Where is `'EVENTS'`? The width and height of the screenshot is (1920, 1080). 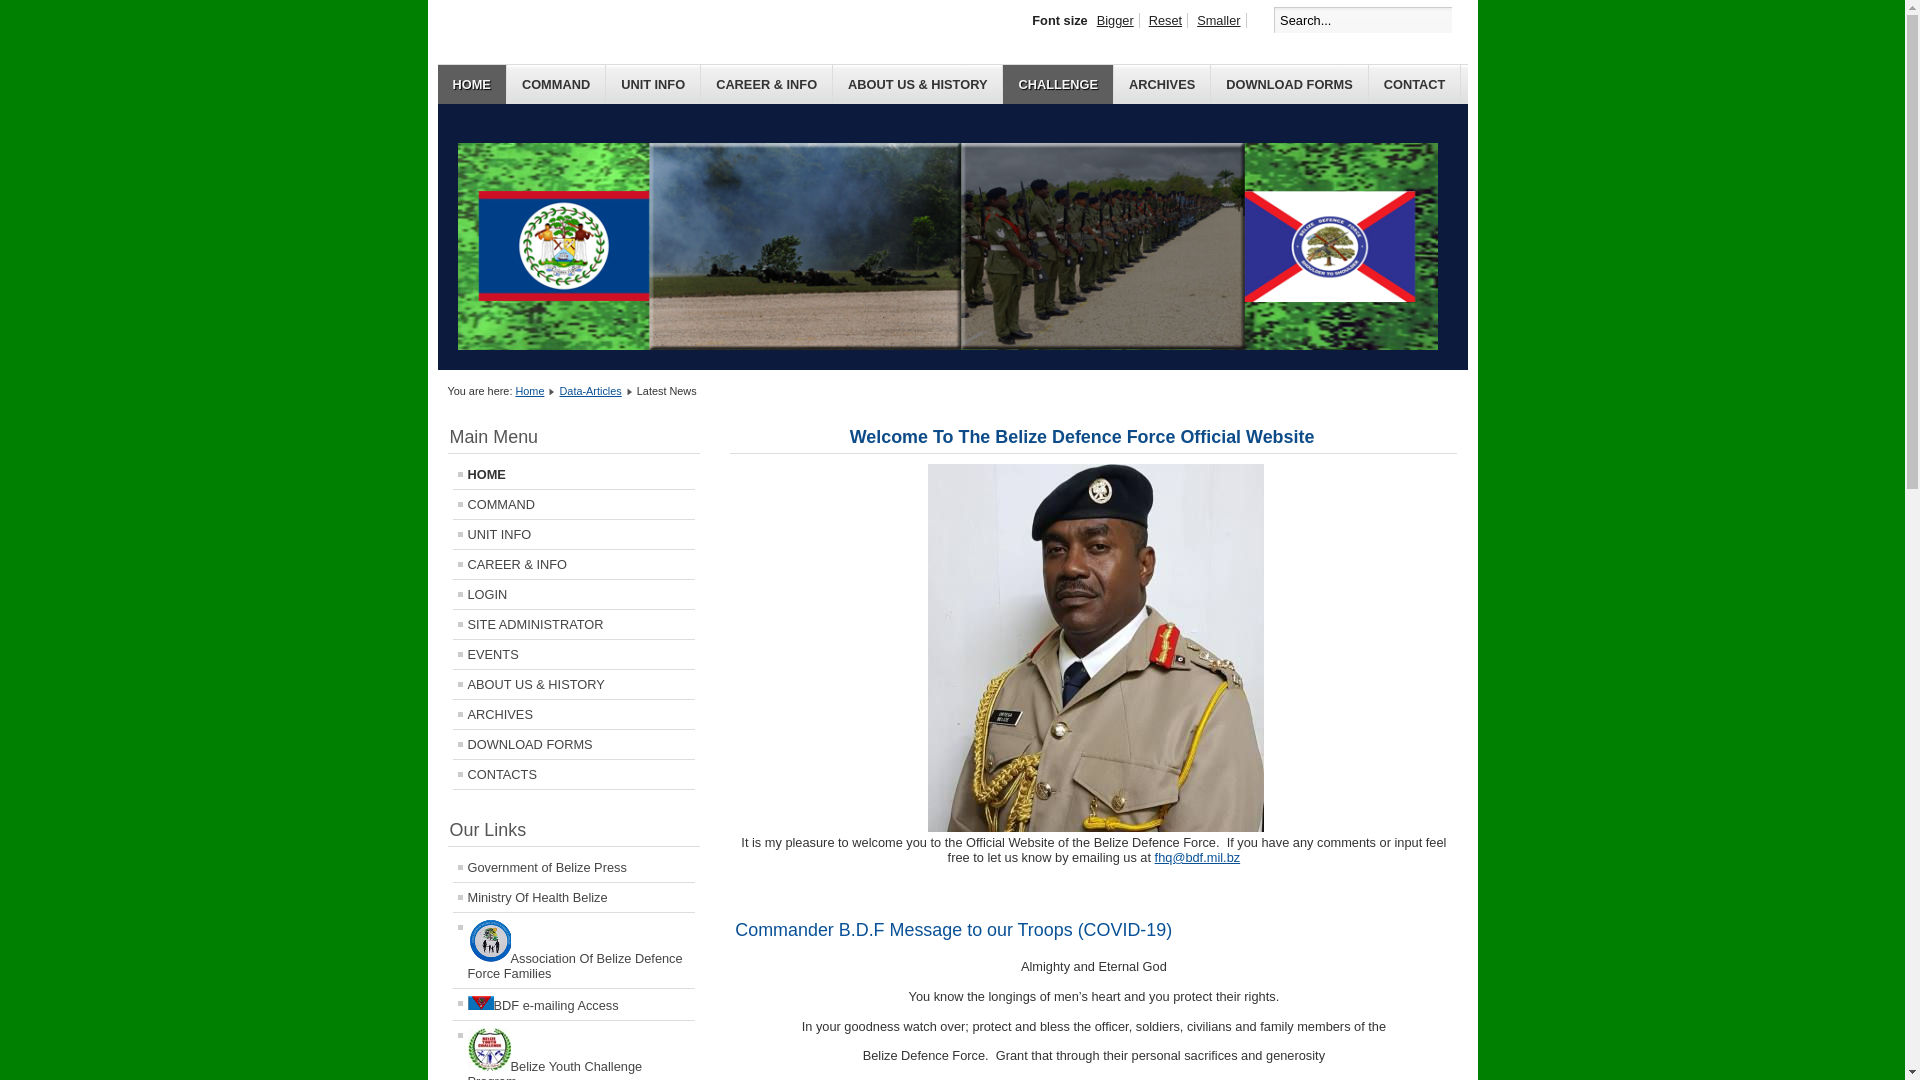
'EVENTS' is located at coordinates (450, 654).